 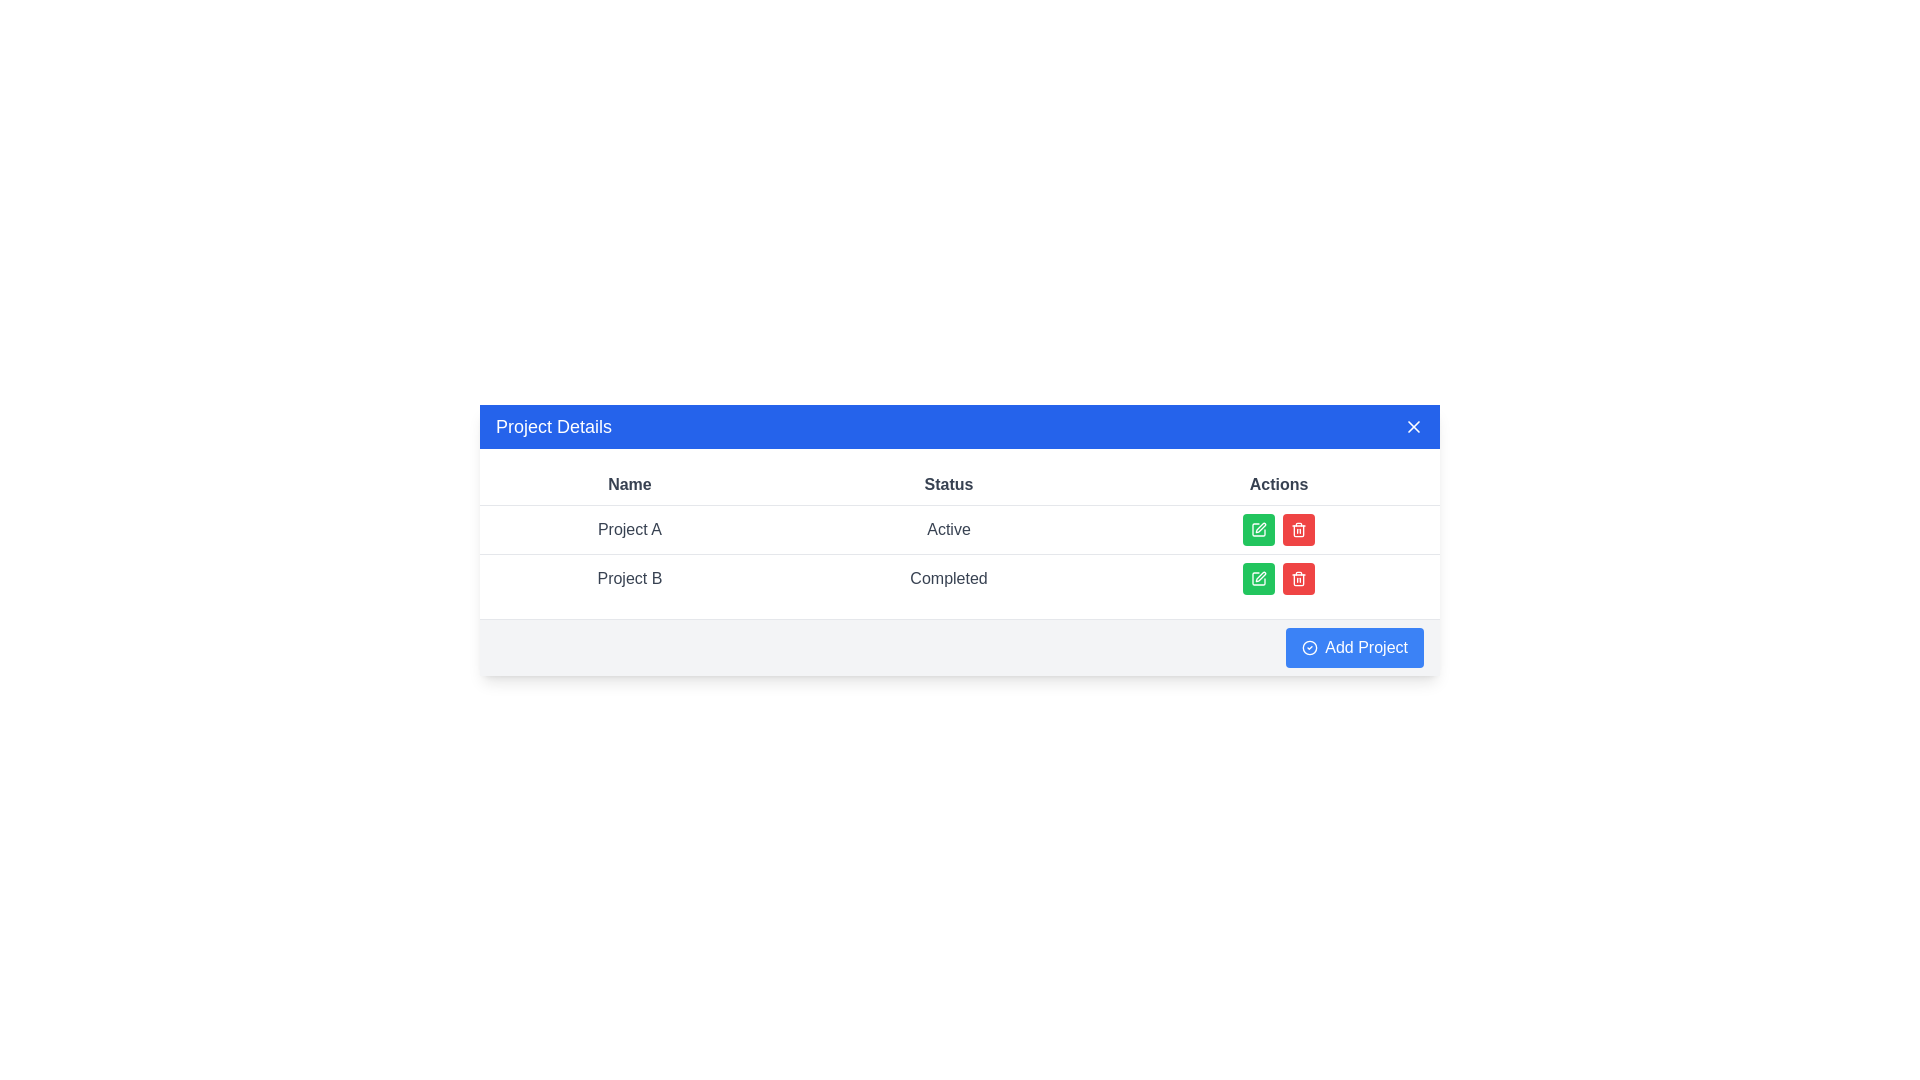 I want to click on the 'X' icon styled as an SVG graphic located at the far right side of the 'Project Details' header, so click(x=1413, y=425).